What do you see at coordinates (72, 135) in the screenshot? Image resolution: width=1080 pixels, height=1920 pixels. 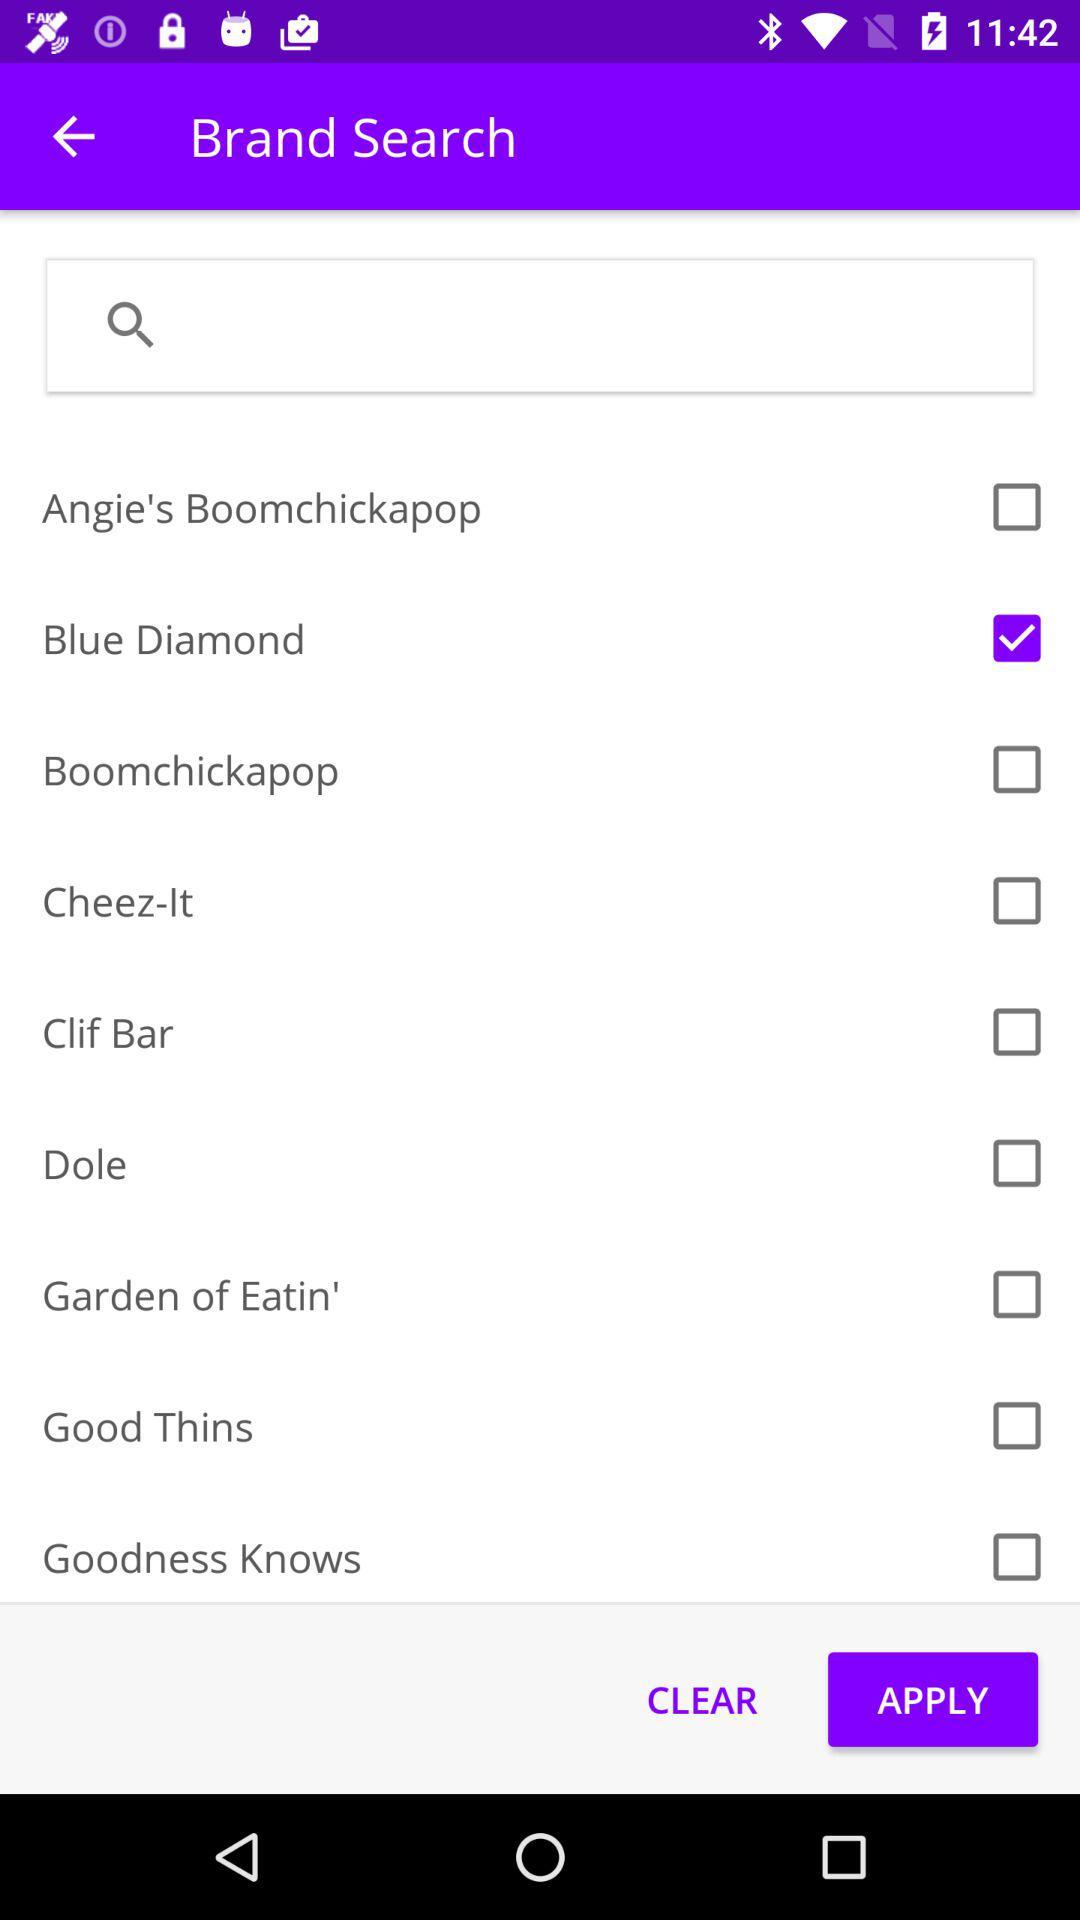 I see `go back` at bounding box center [72, 135].